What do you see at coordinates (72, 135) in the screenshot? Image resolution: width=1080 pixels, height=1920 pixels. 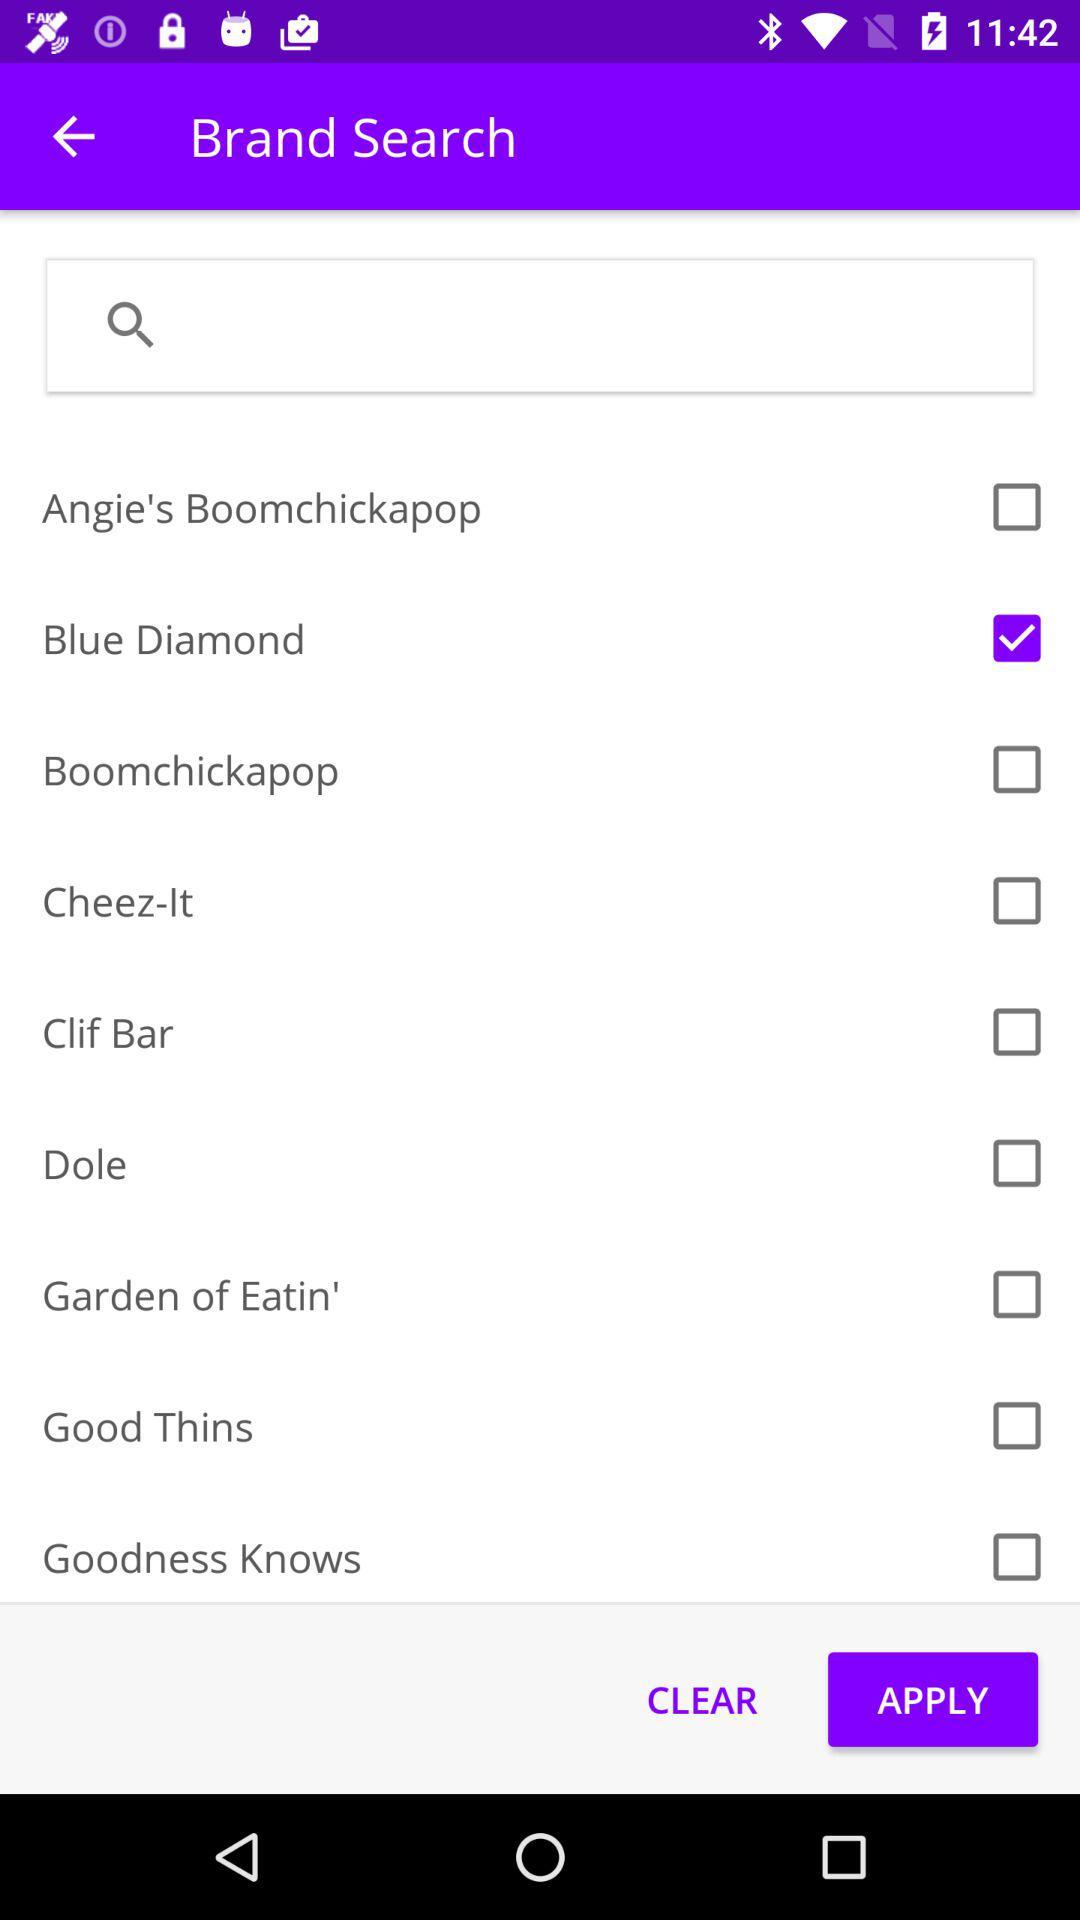 I see `go back` at bounding box center [72, 135].